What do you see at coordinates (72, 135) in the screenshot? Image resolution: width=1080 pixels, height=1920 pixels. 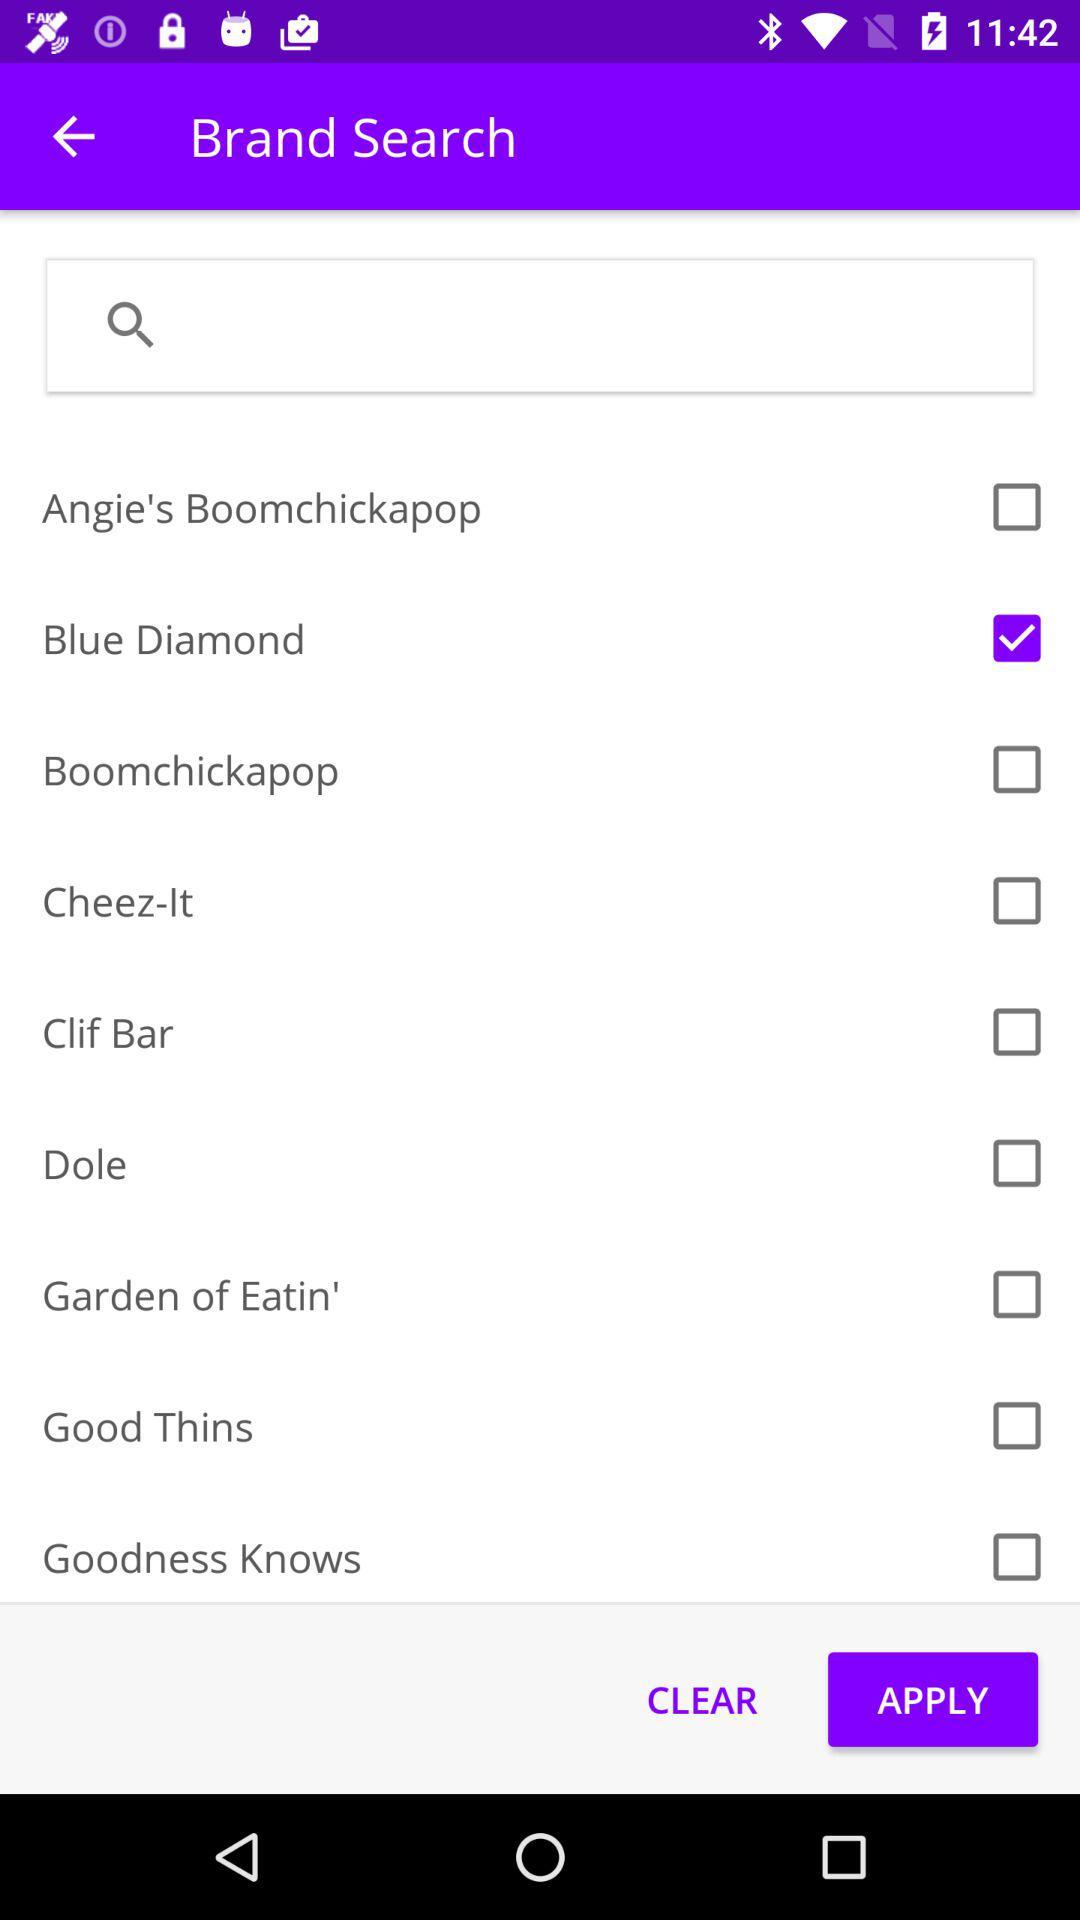 I see `go back` at bounding box center [72, 135].